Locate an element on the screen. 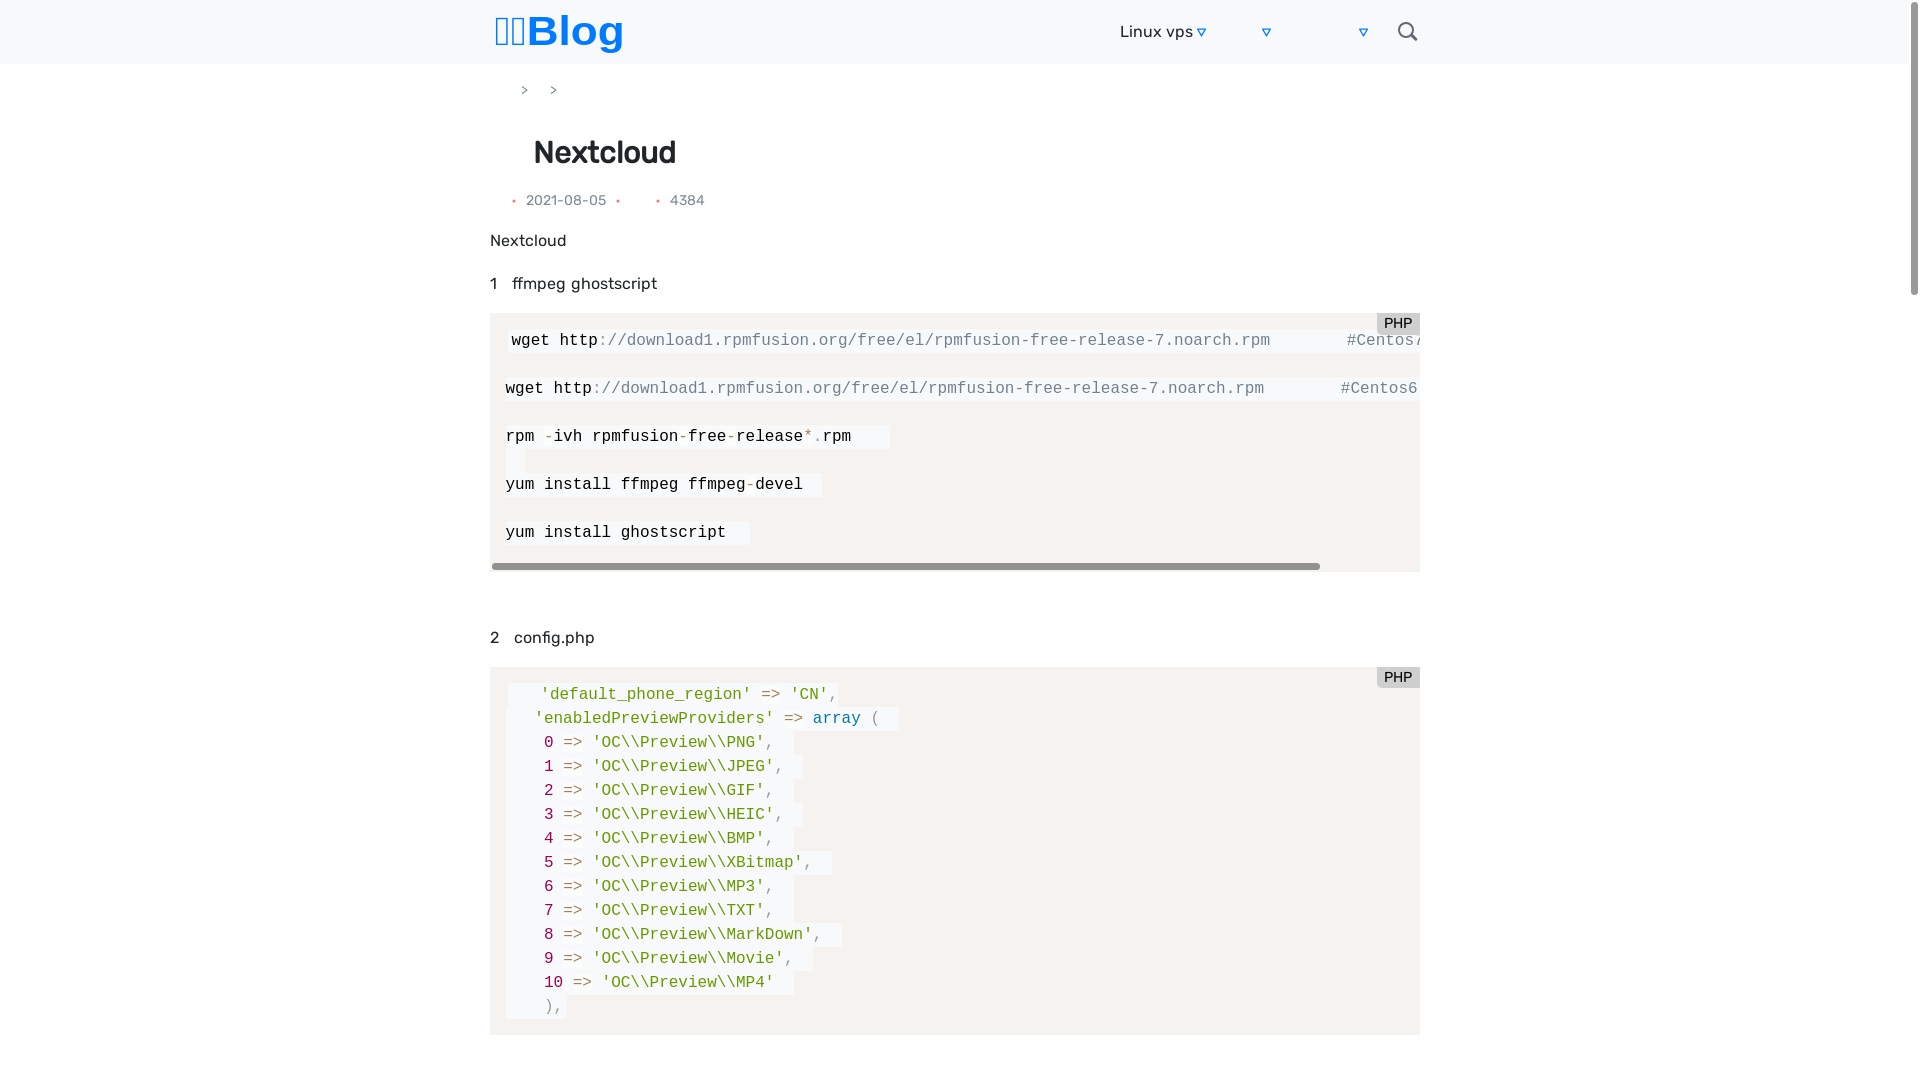 This screenshot has height=1080, width=1920. 'Linux vps' is located at coordinates (1156, 31).